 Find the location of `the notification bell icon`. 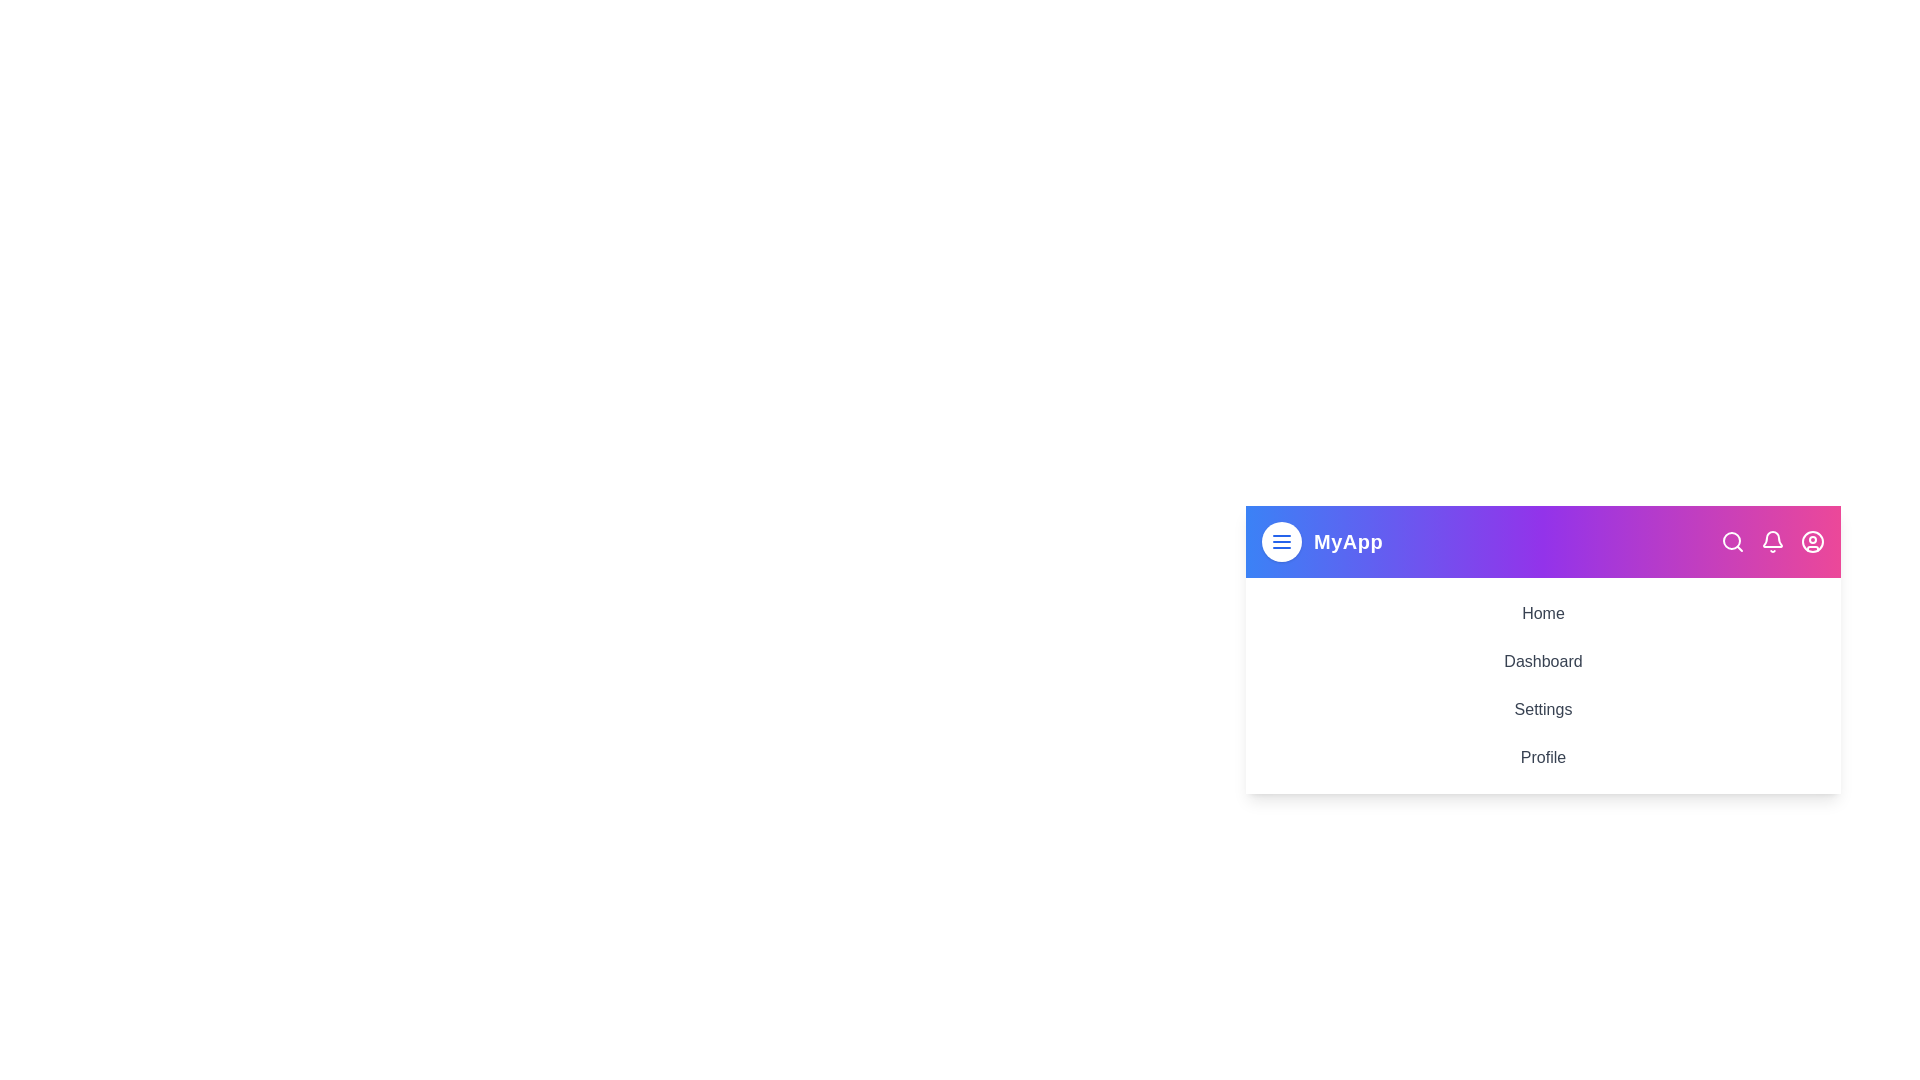

the notification bell icon is located at coordinates (1772, 542).